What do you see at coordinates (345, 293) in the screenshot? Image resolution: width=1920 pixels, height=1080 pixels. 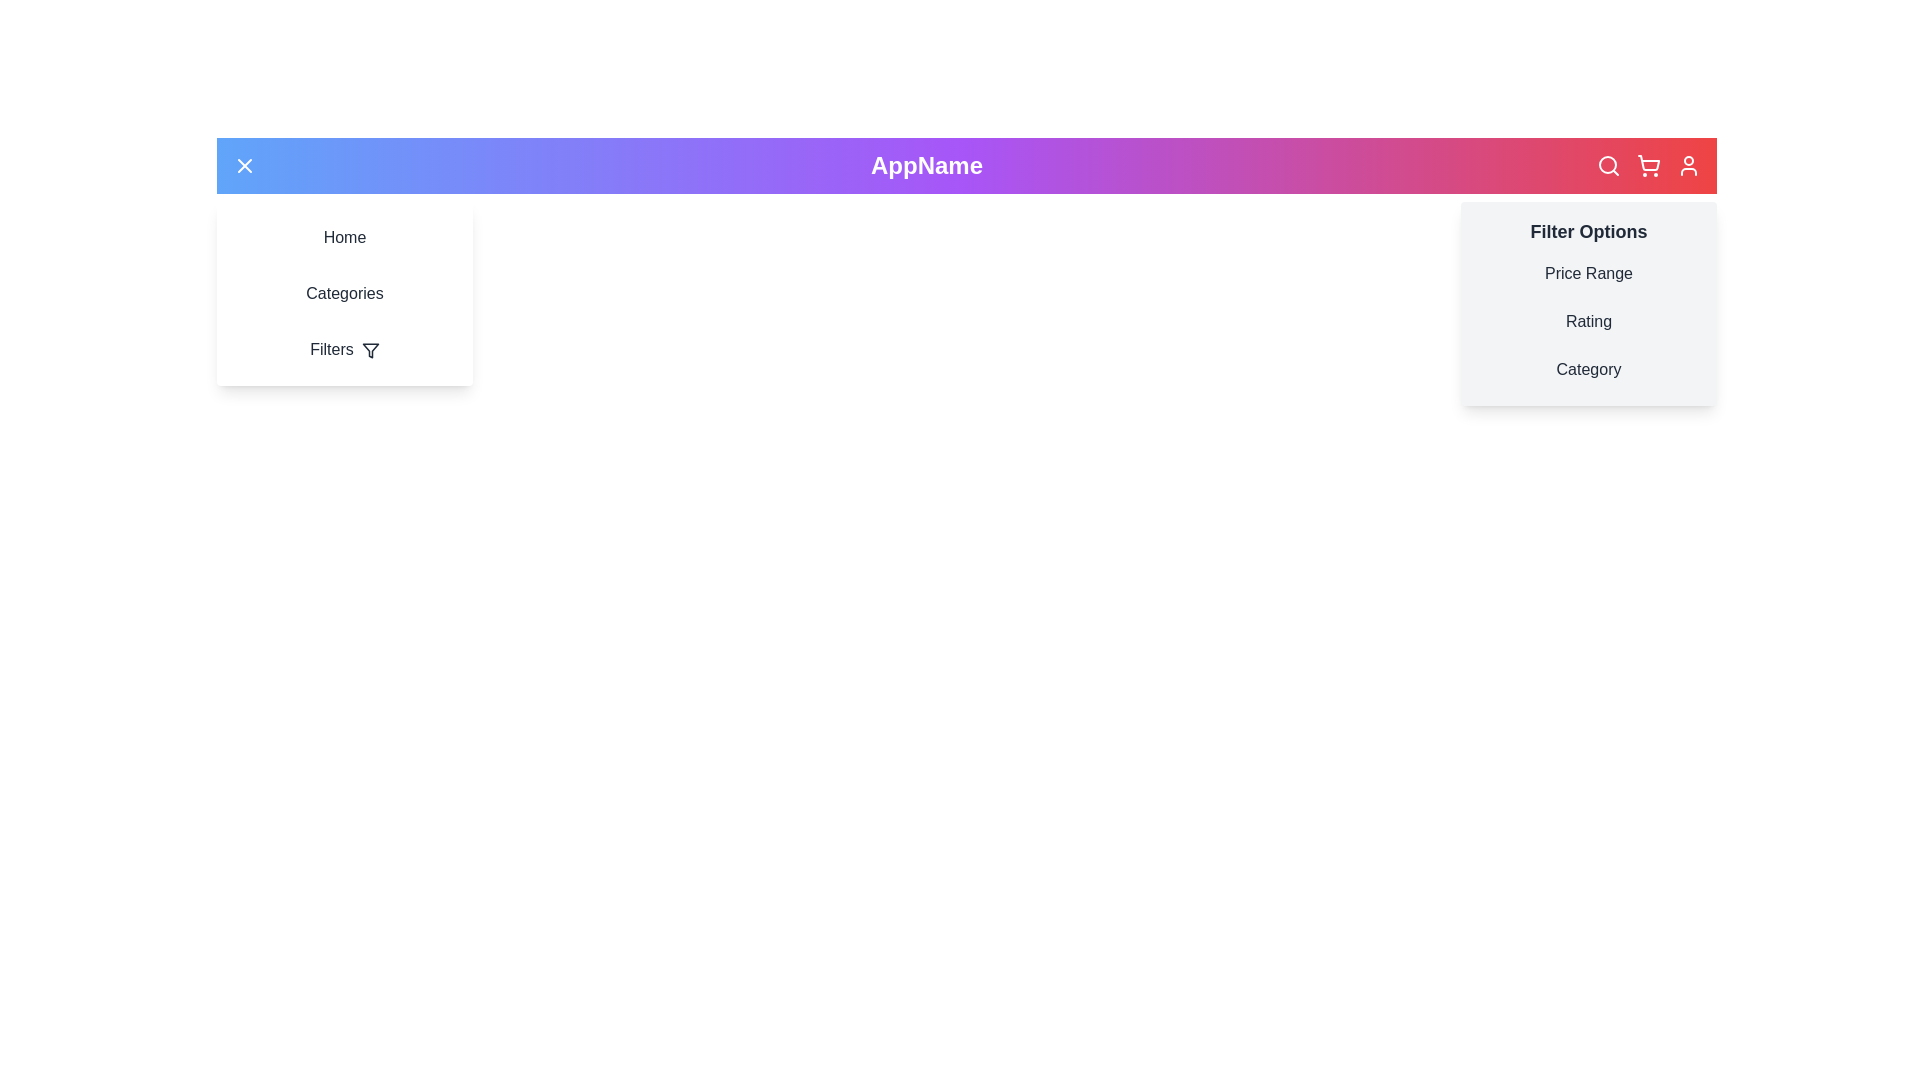 I see `the dropdown menu located near the top-left corner of the interface` at bounding box center [345, 293].